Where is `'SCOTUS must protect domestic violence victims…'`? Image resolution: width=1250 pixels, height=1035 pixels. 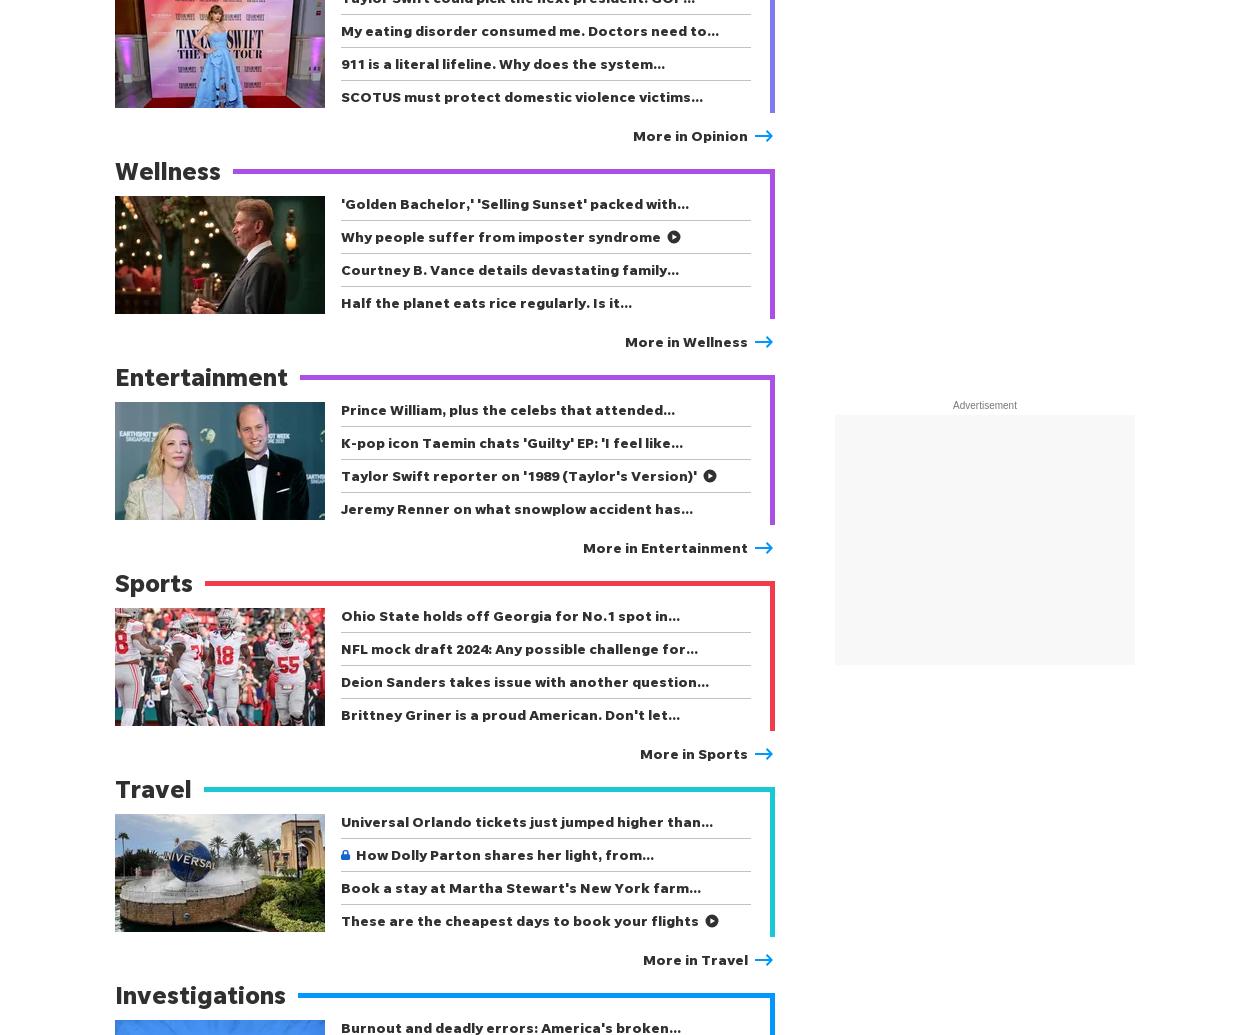 'SCOTUS must protect domestic violence victims…' is located at coordinates (522, 96).